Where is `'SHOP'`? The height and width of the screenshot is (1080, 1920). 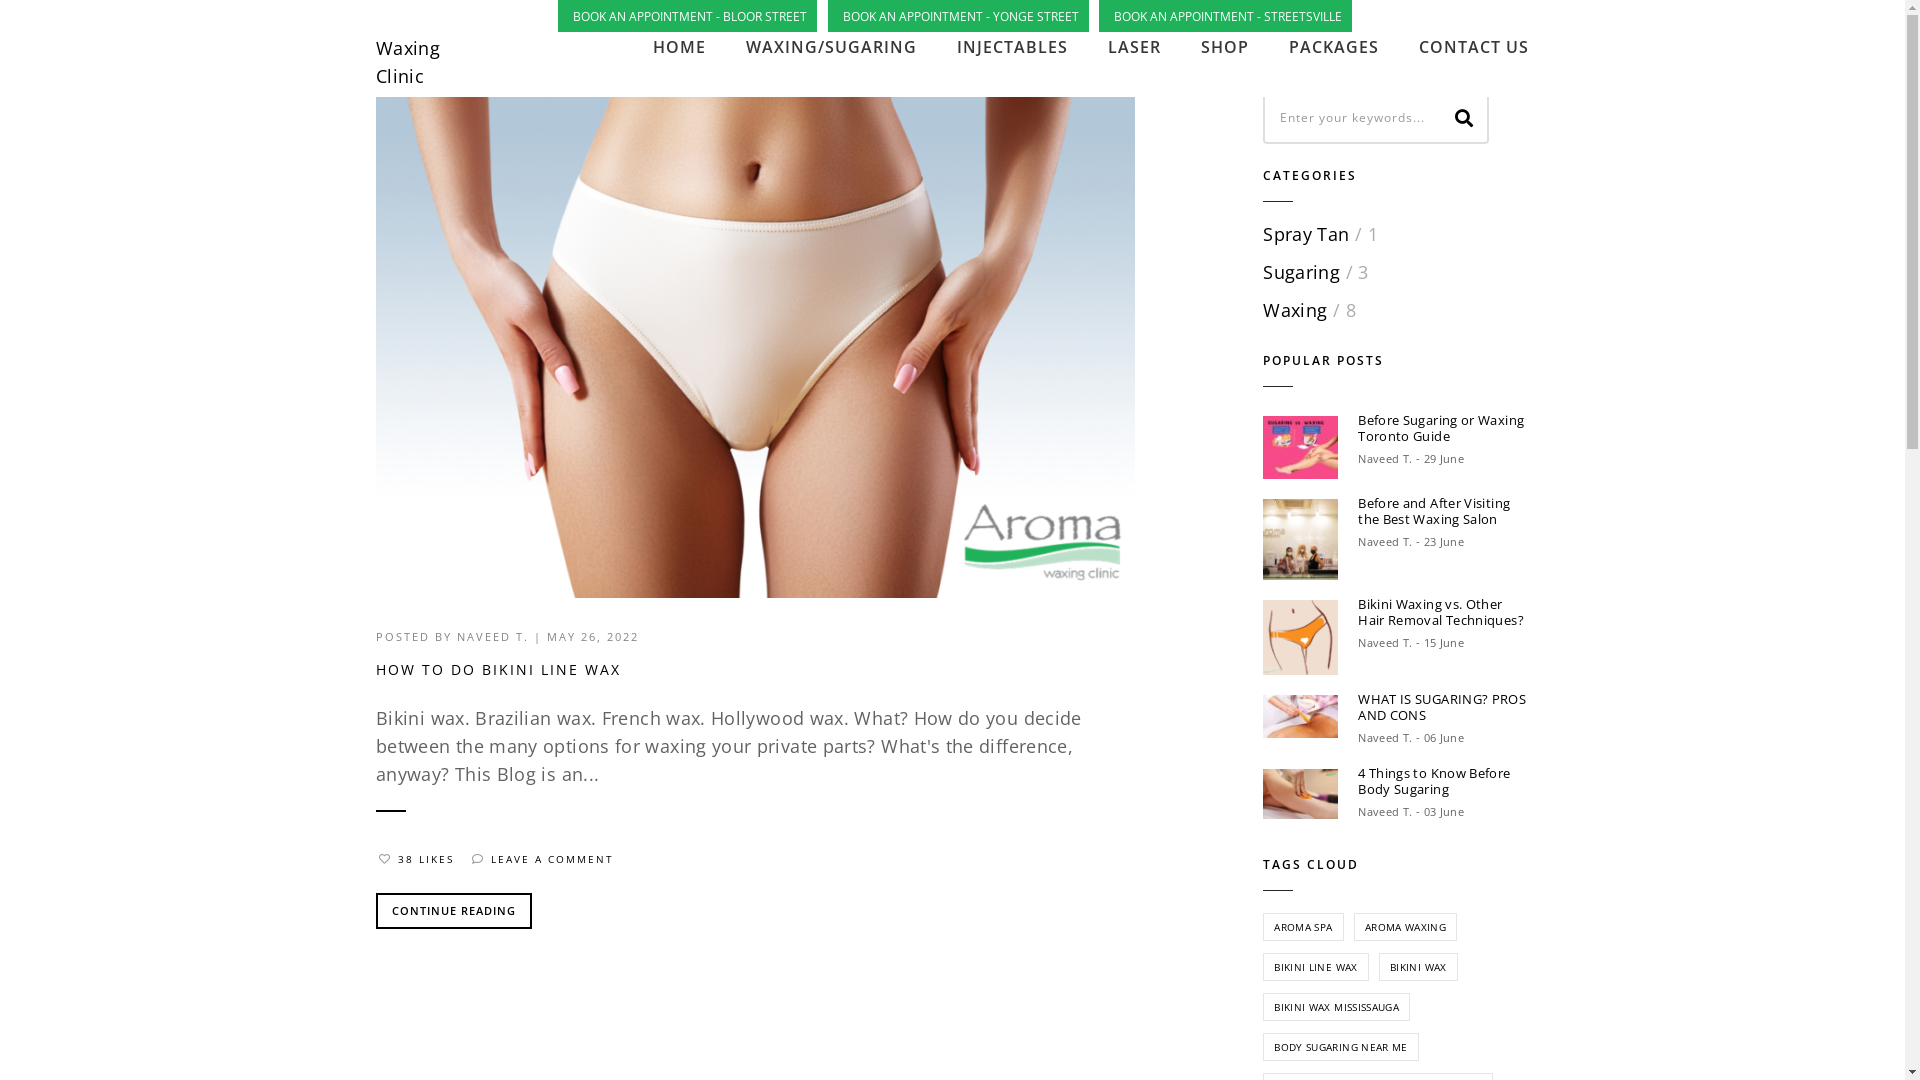
'SHOP' is located at coordinates (1223, 46).